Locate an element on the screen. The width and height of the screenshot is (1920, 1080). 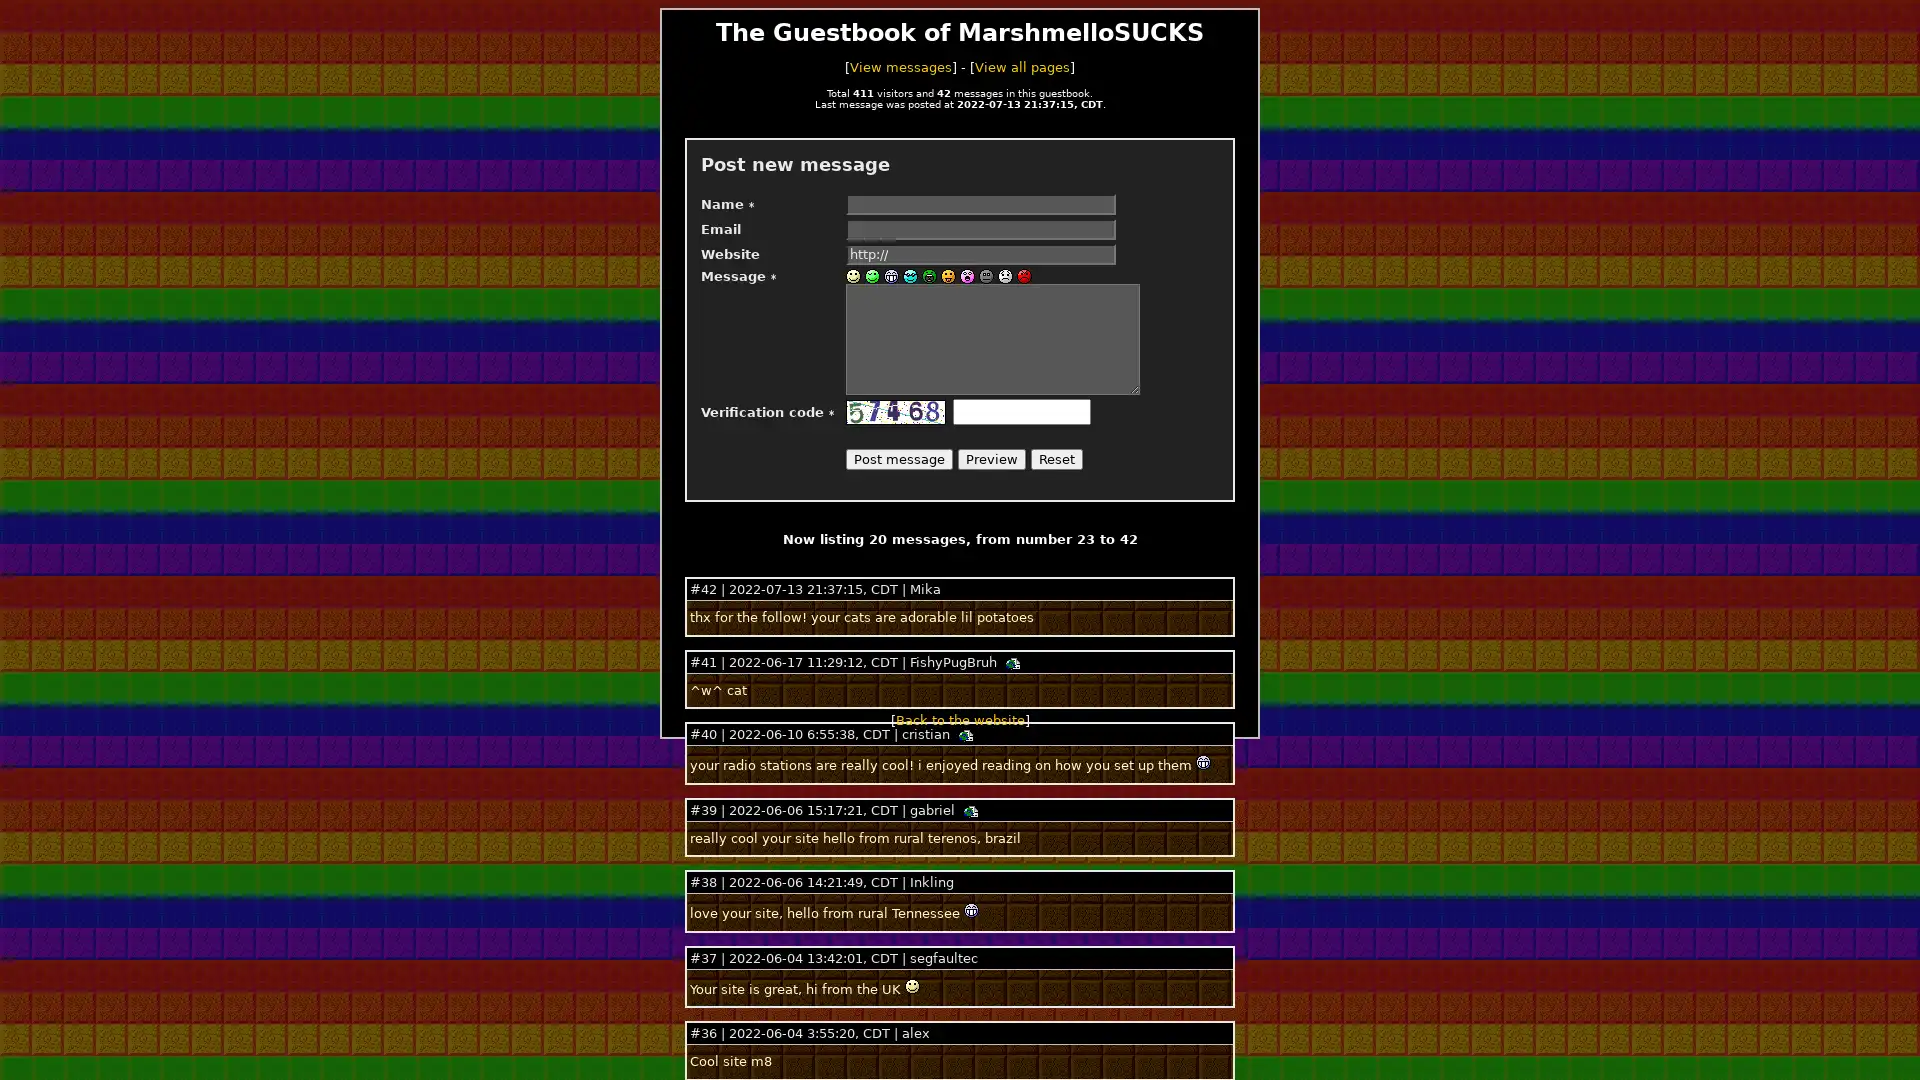
Reset is located at coordinates (1055, 459).